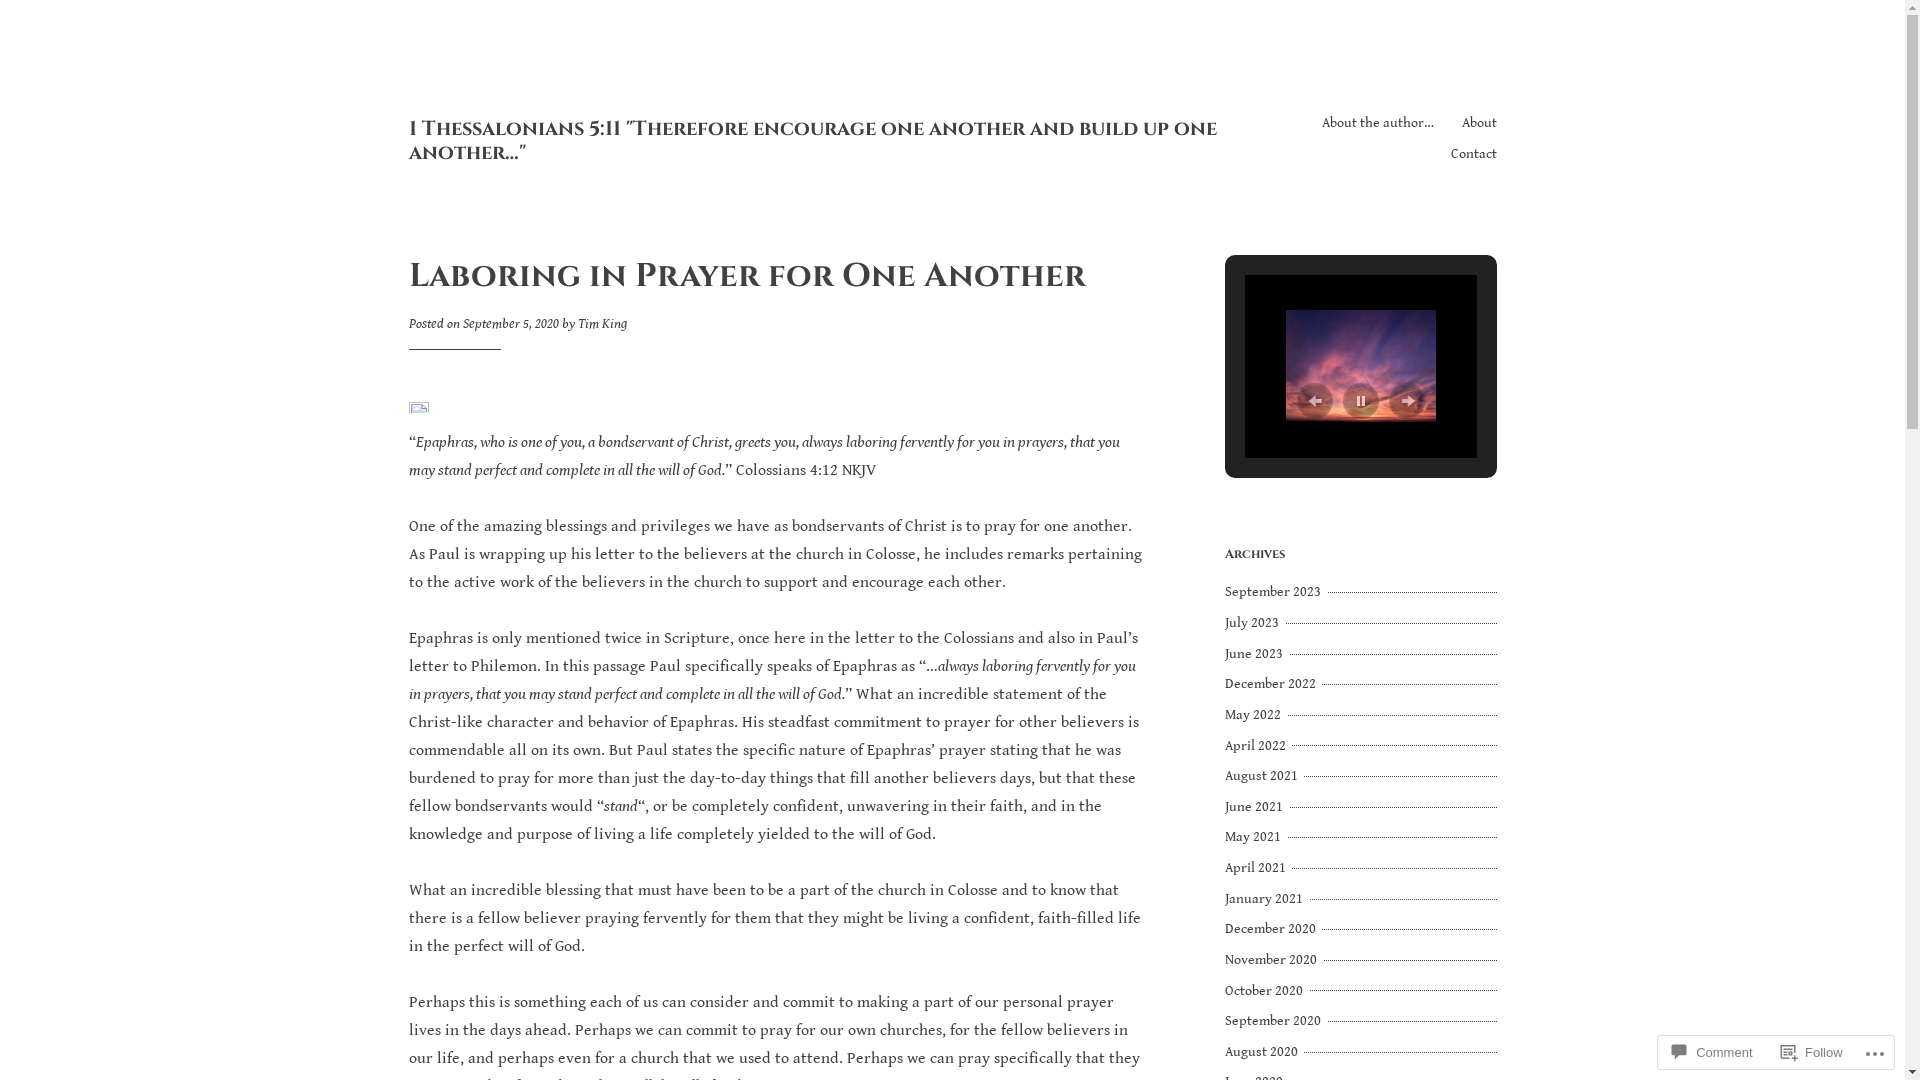 The width and height of the screenshot is (1920, 1080). Describe the element at coordinates (1265, 897) in the screenshot. I see `'January 2021'` at that location.